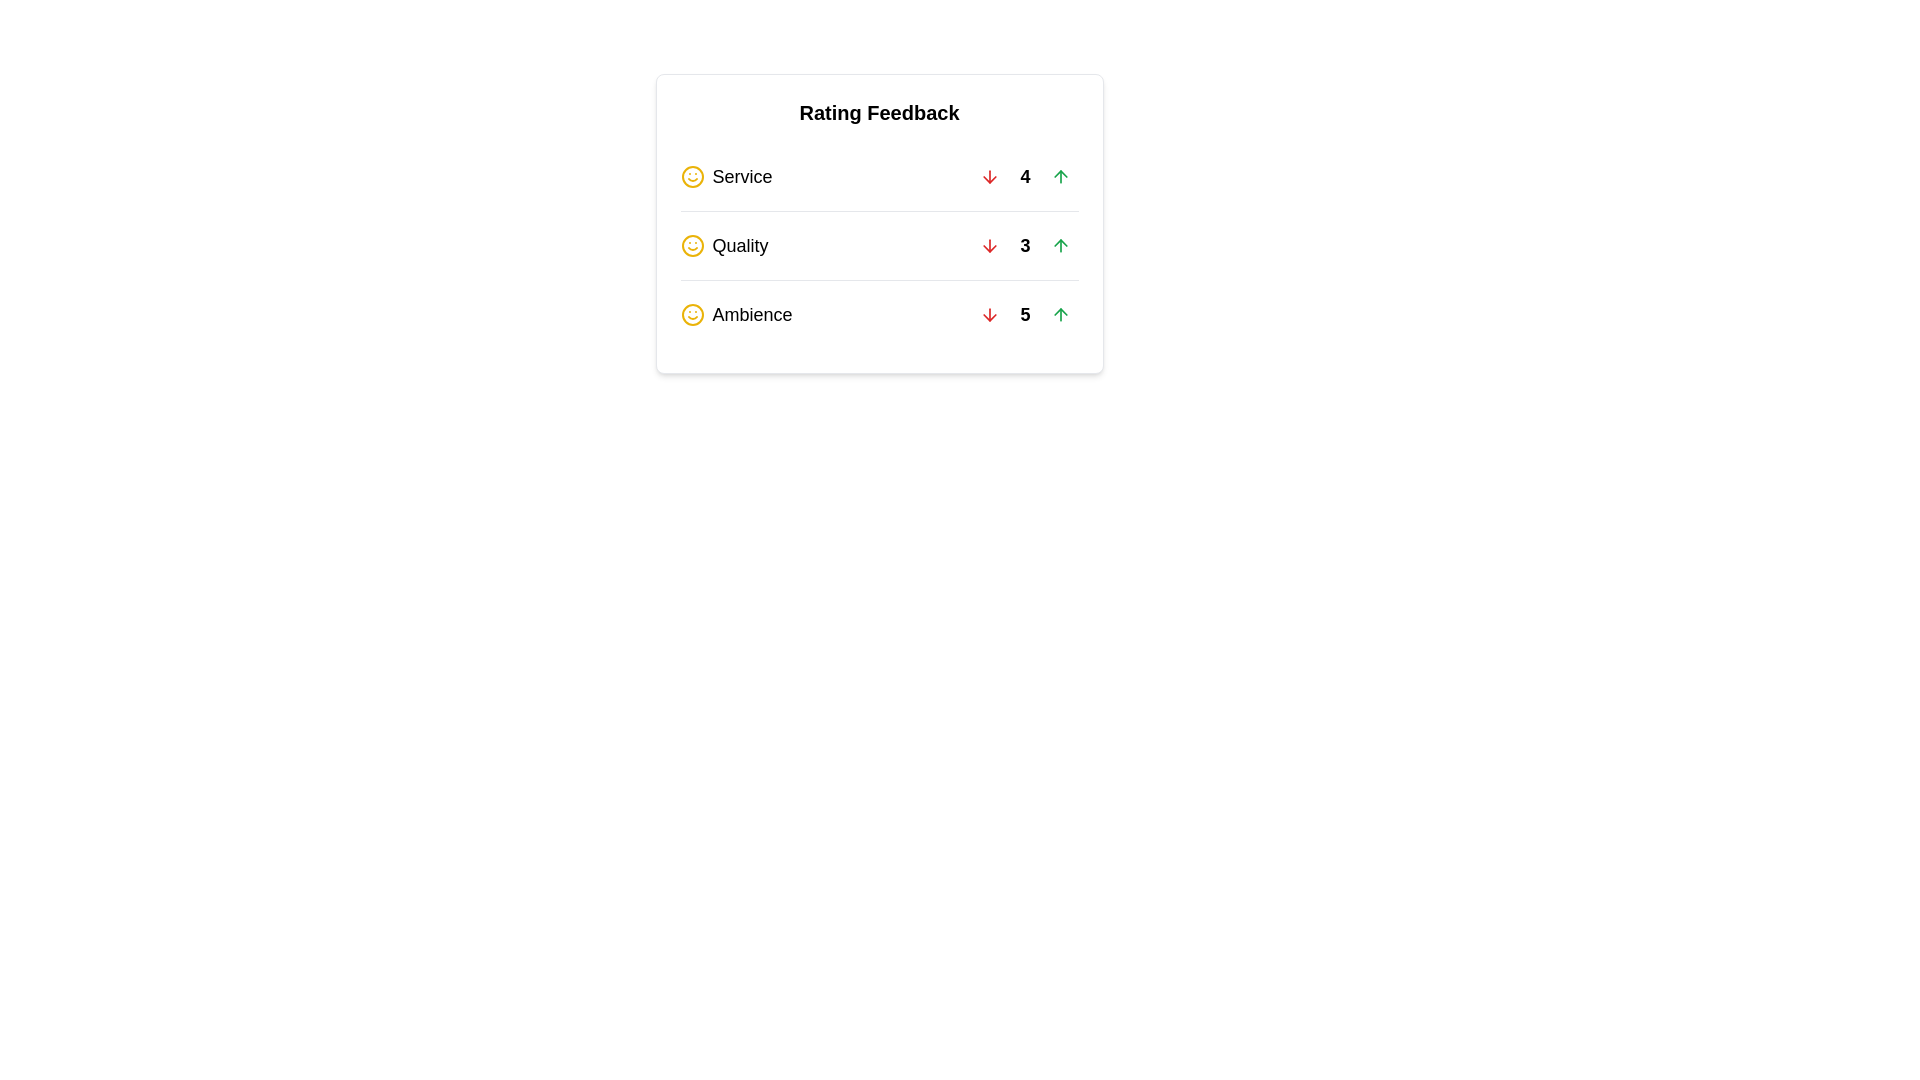 This screenshot has height=1080, width=1920. I want to click on the Rating Input Component for 'Ambience', located in the bottom row of the vertically aligned list, positioned below 'Quality', so click(879, 314).